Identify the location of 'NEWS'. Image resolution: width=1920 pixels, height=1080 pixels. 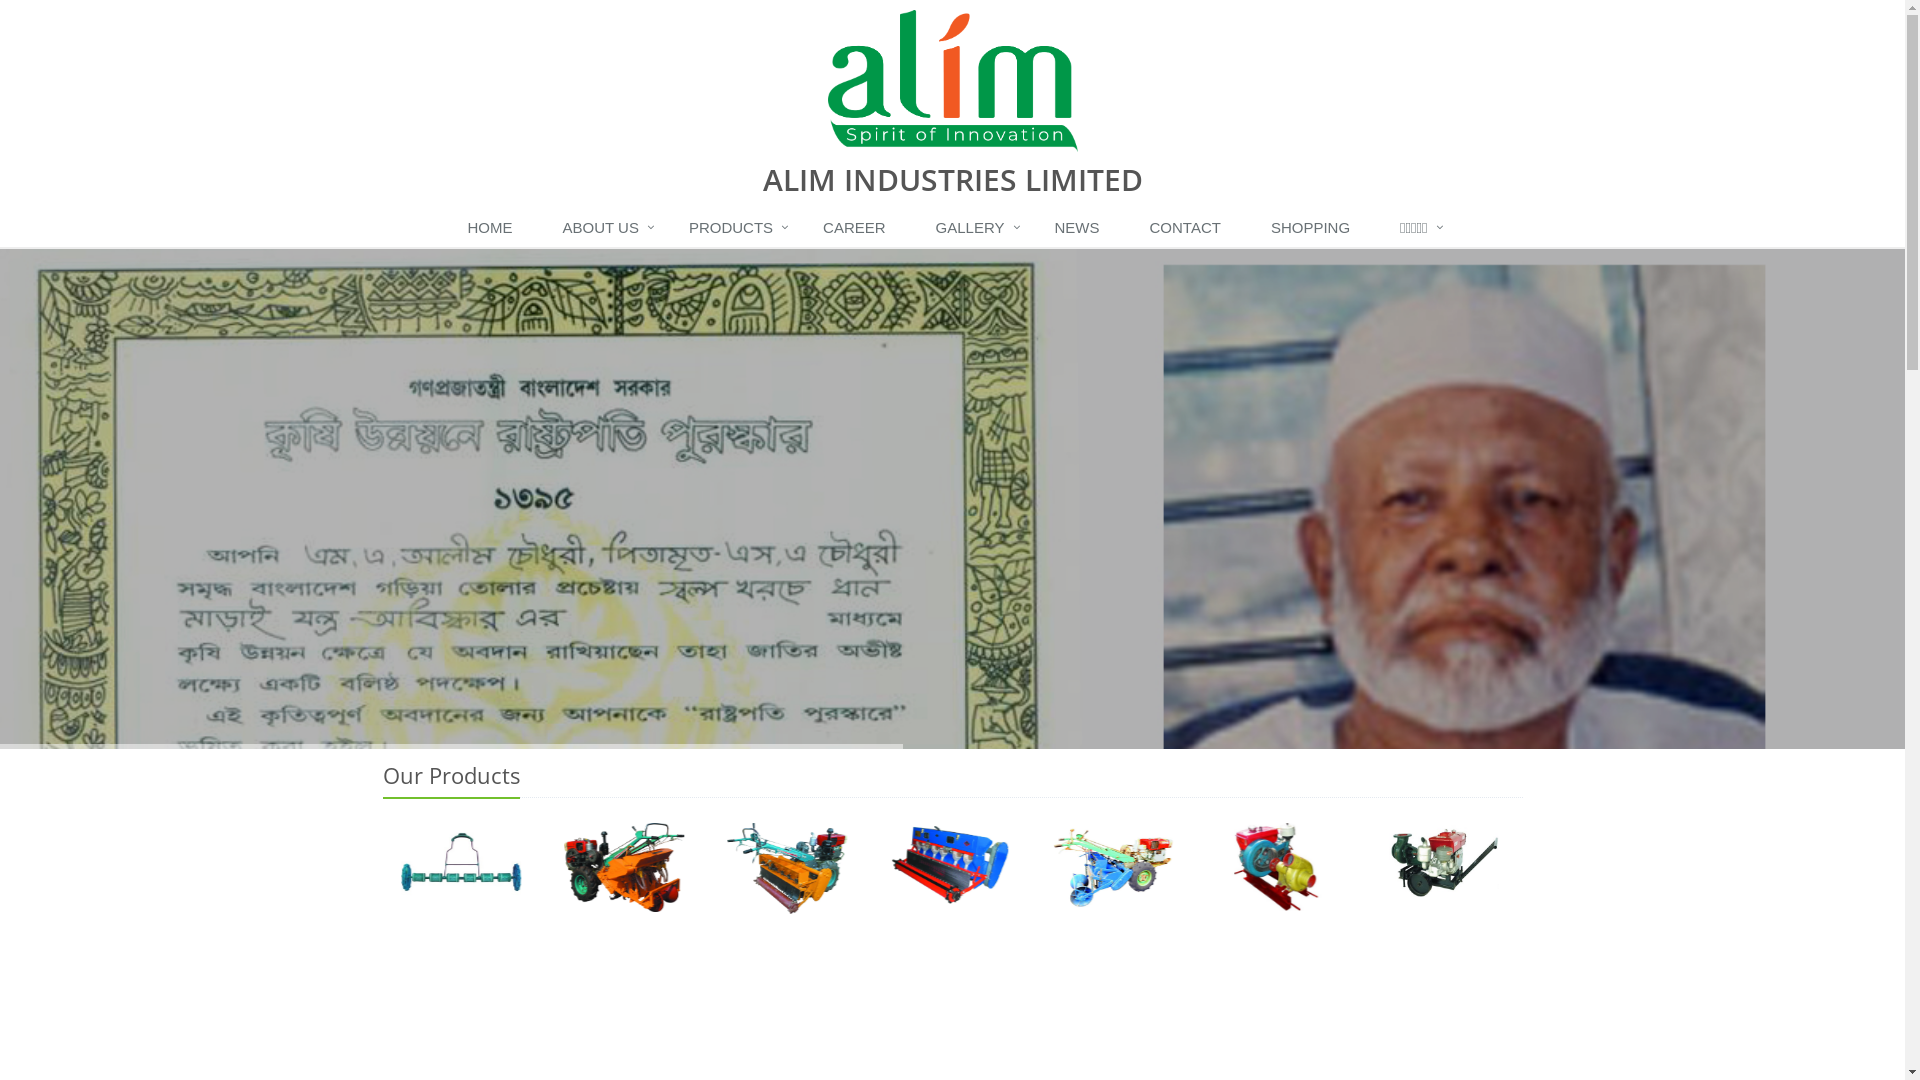
(1081, 227).